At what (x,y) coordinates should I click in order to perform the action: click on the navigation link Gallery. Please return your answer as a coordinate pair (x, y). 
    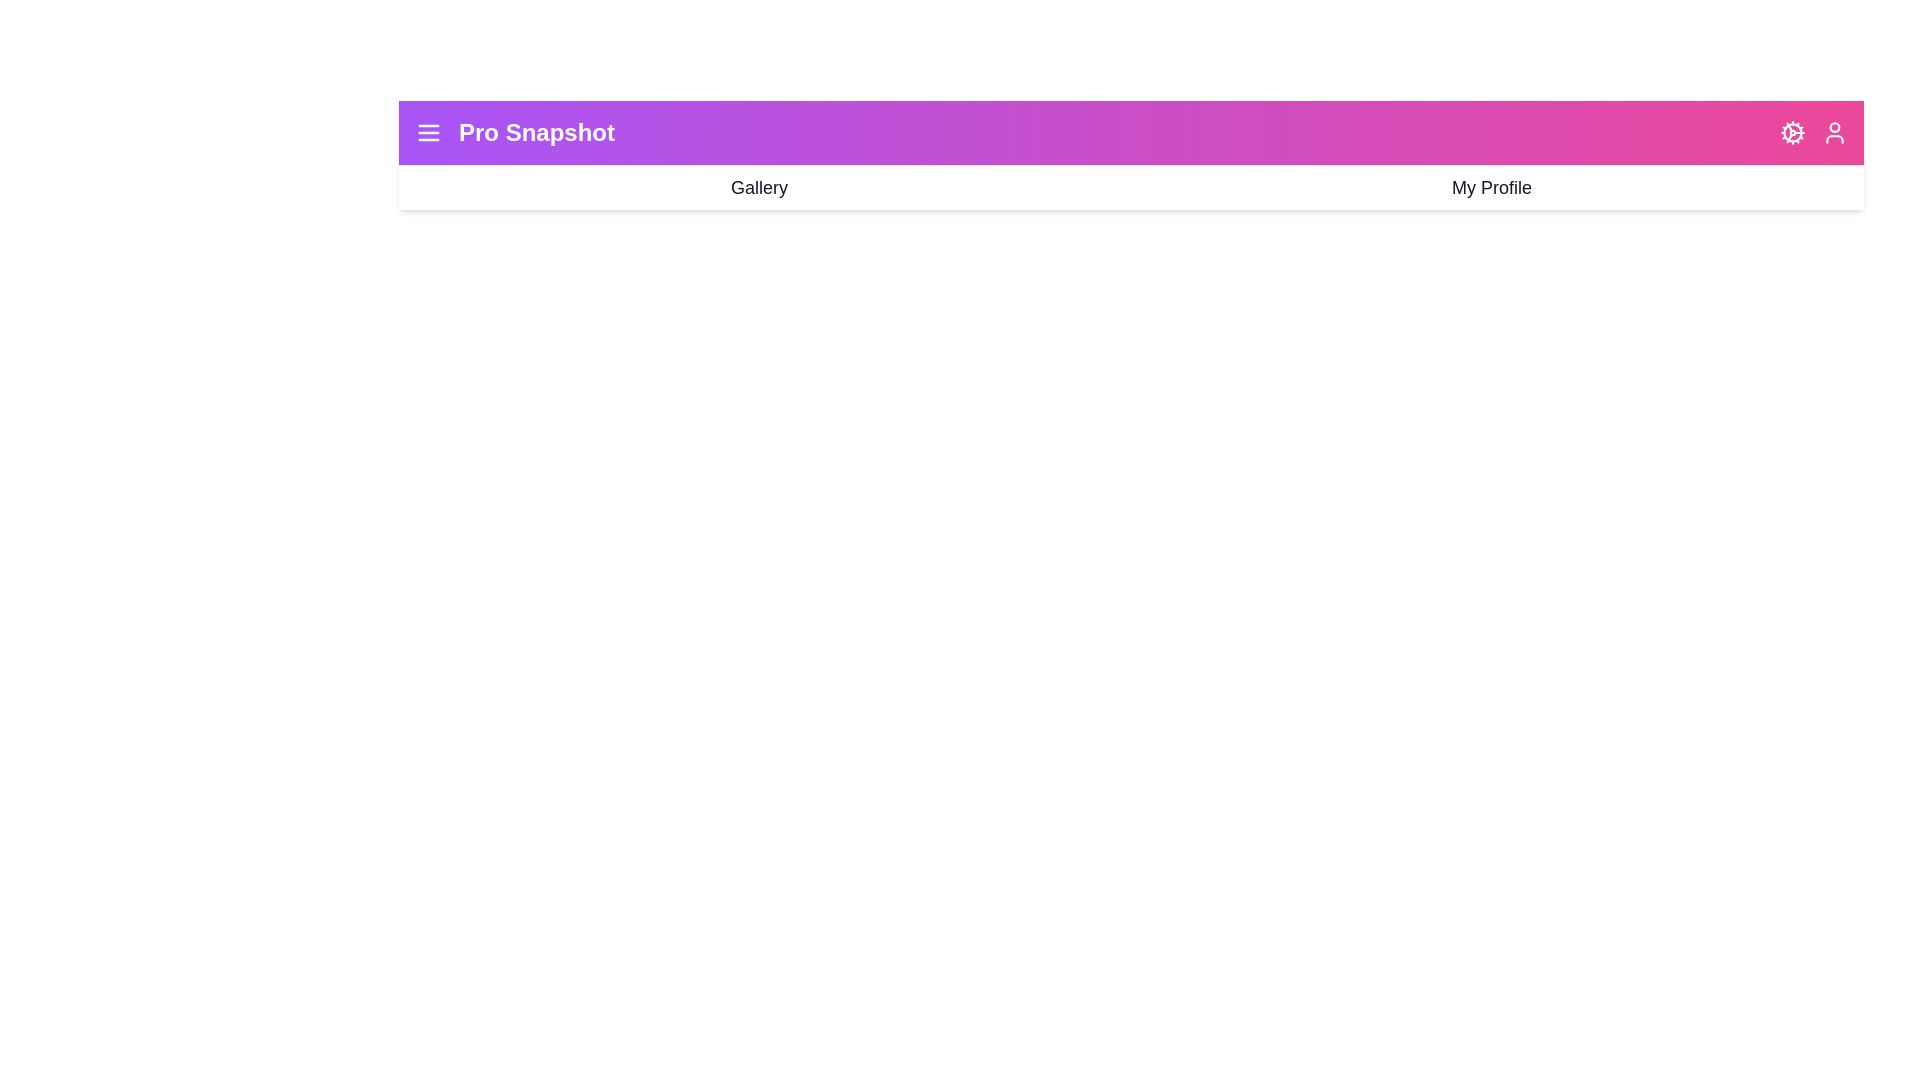
    Looking at the image, I should click on (757, 188).